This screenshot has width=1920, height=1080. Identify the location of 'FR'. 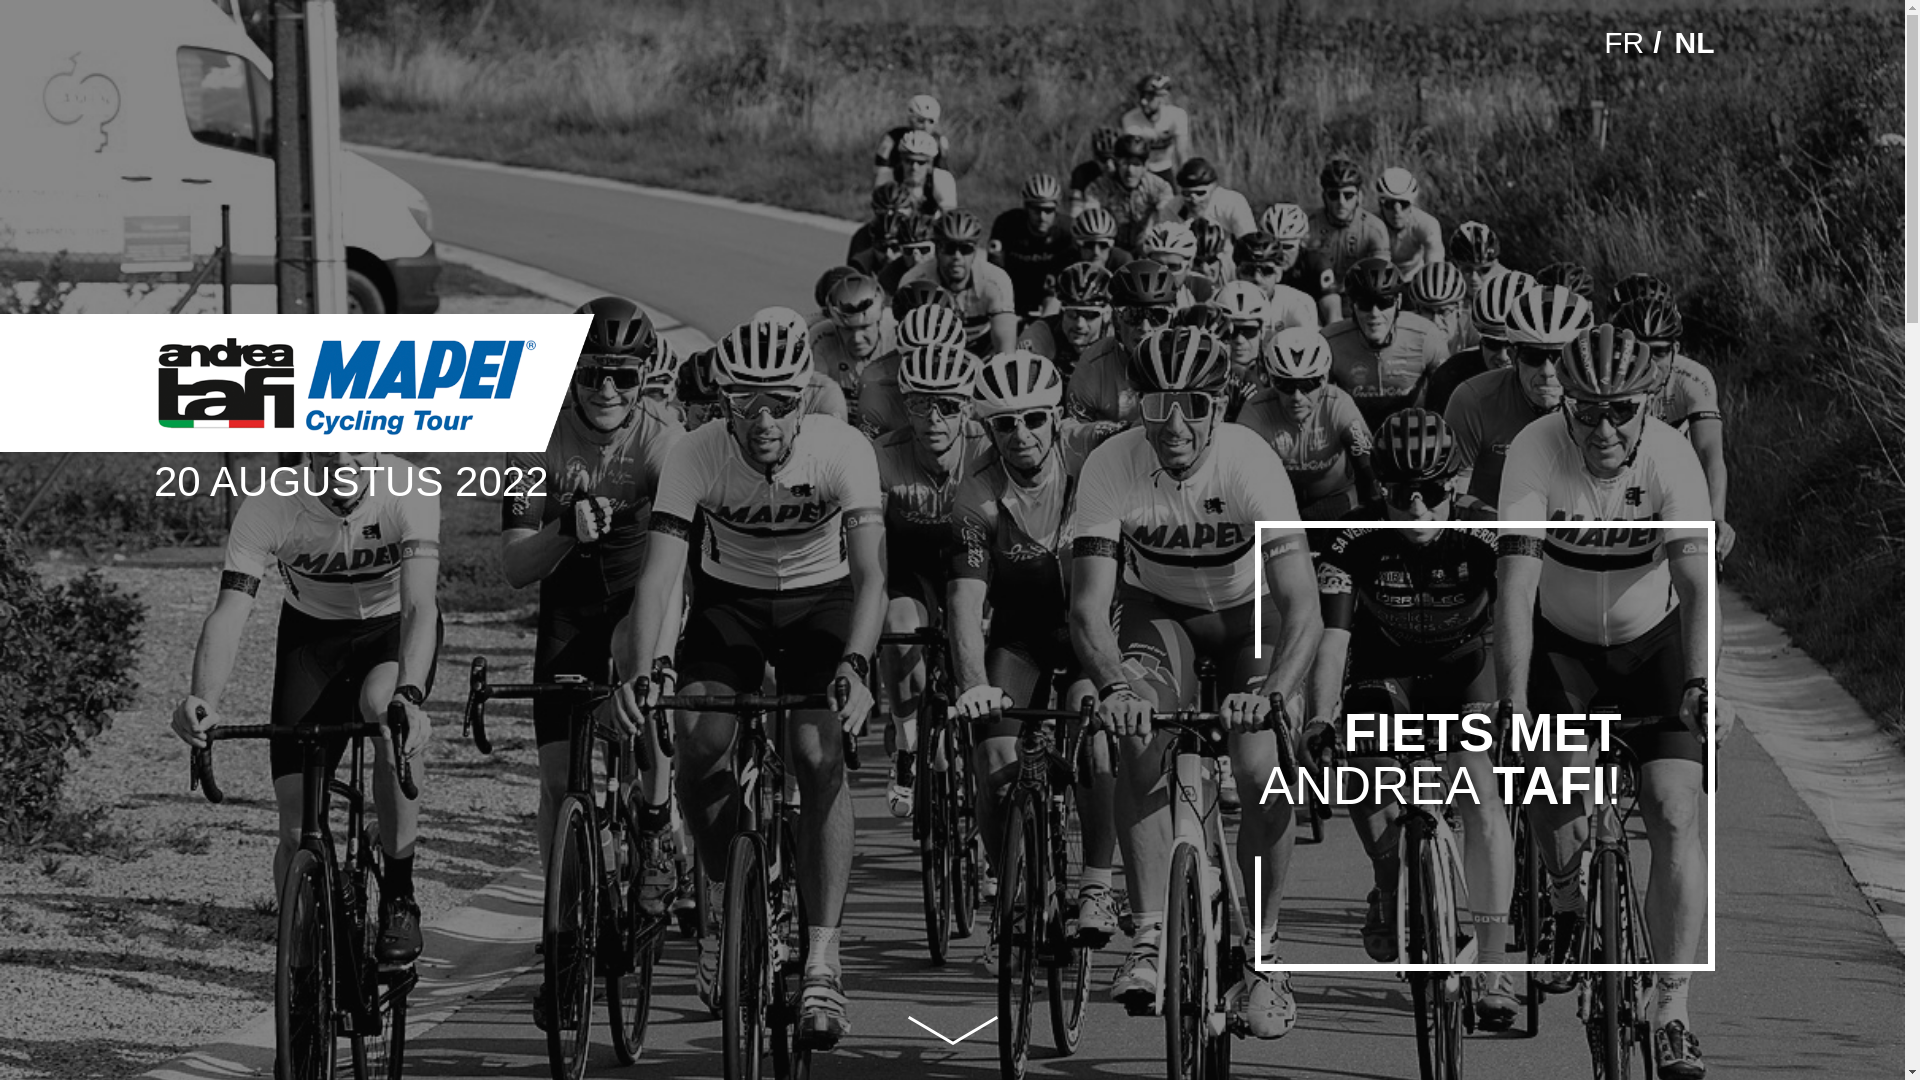
(1623, 42).